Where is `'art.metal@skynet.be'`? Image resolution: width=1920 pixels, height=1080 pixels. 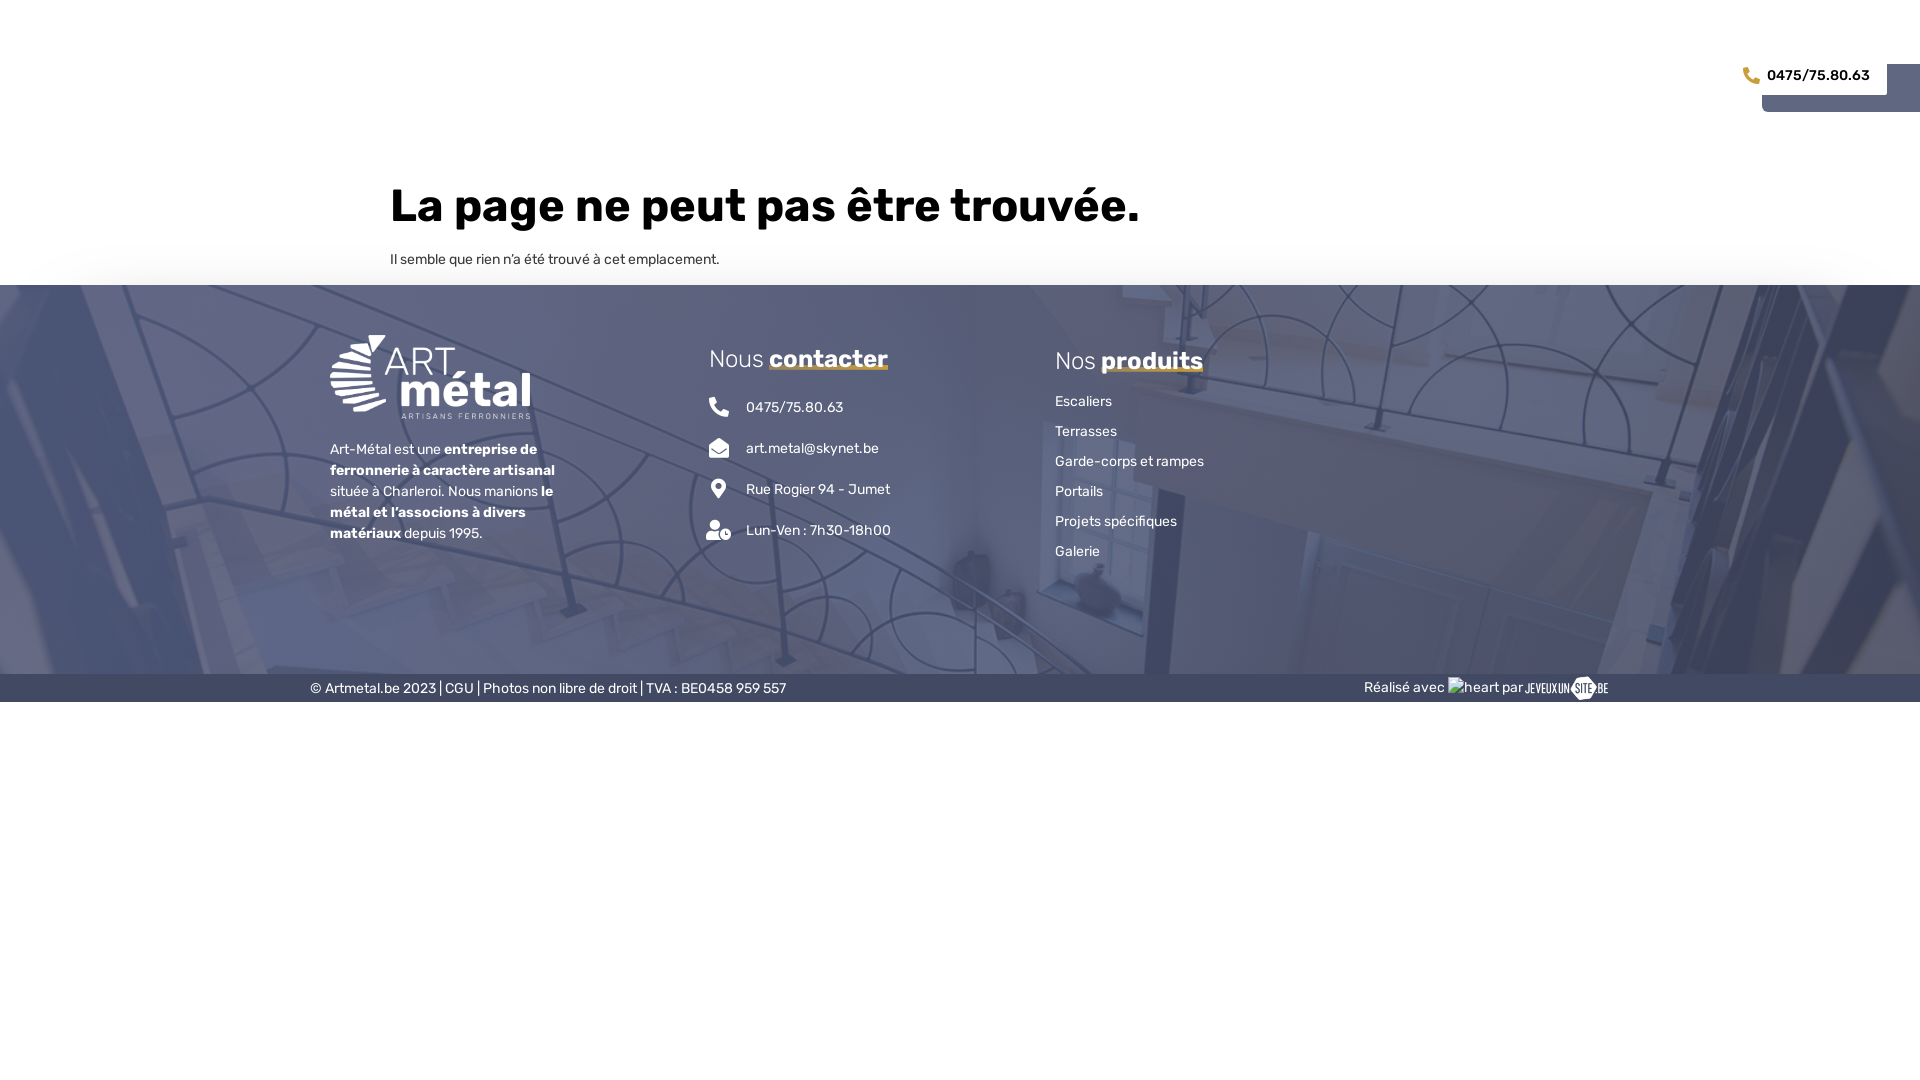 'art.metal@skynet.be' is located at coordinates (812, 447).